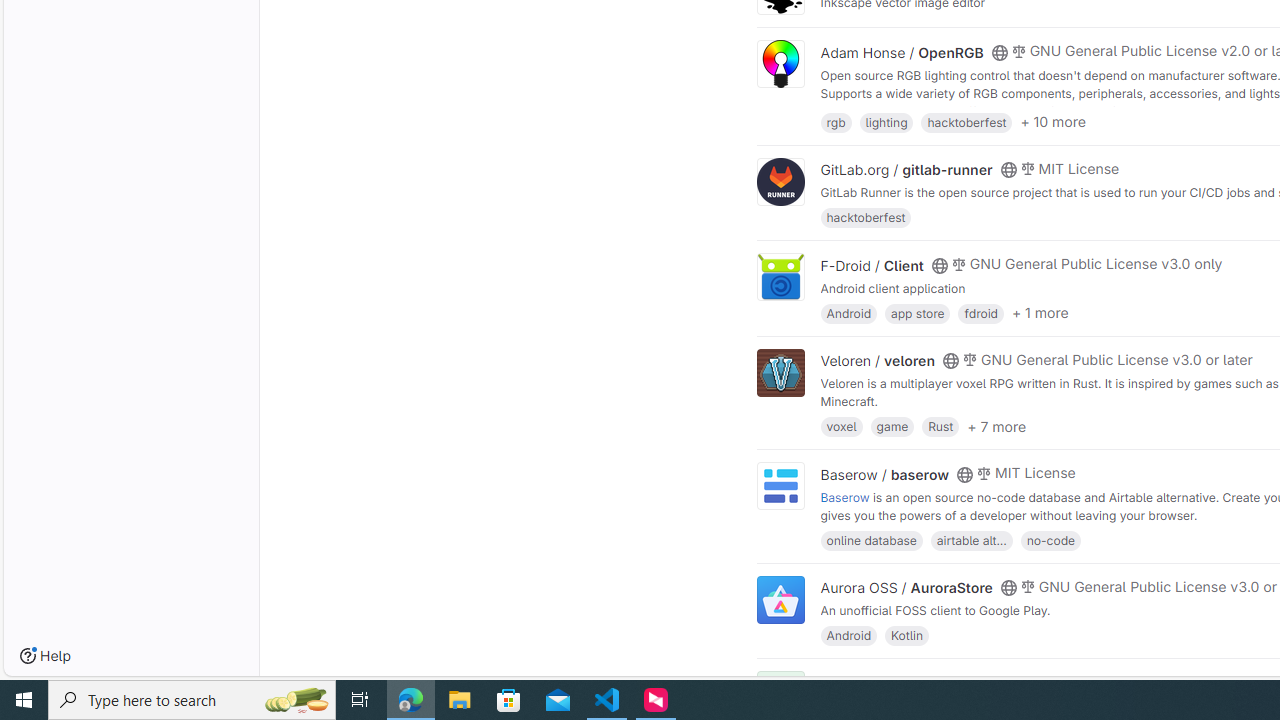 The width and height of the screenshot is (1280, 720). I want to click on 'Kotlin', so click(906, 635).